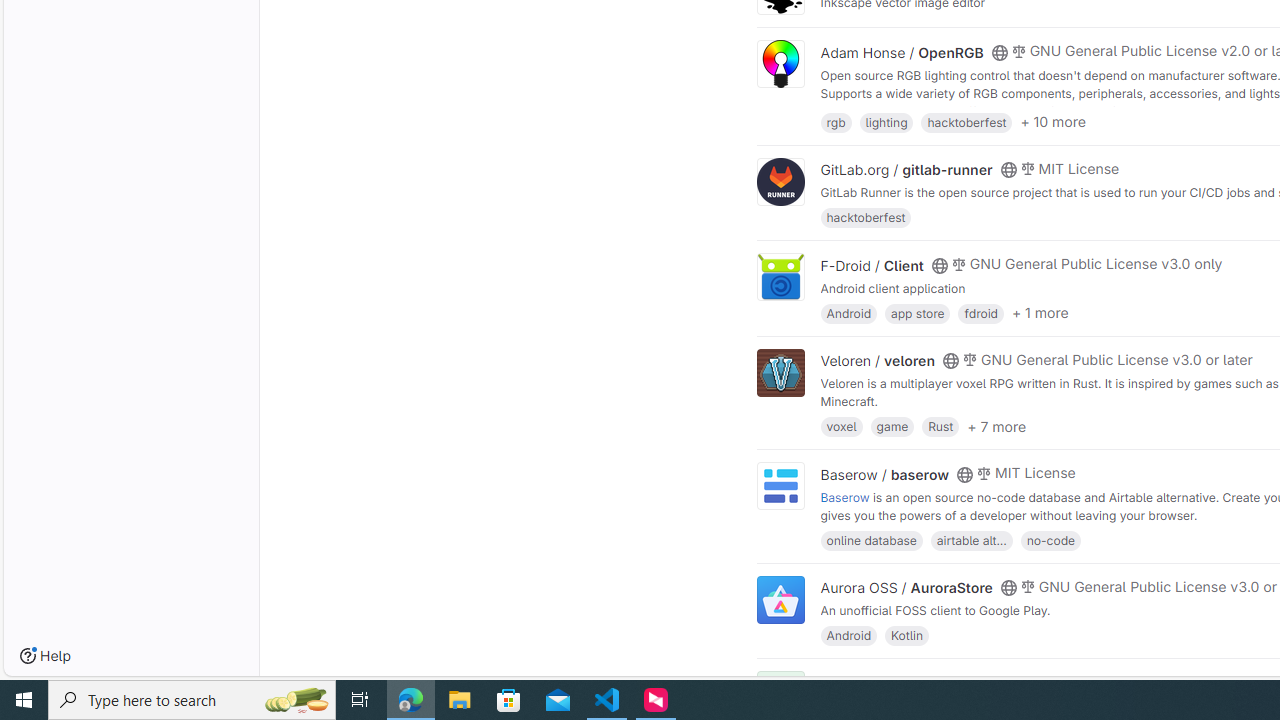 The width and height of the screenshot is (1280, 720). I want to click on 'Kotlin', so click(906, 635).